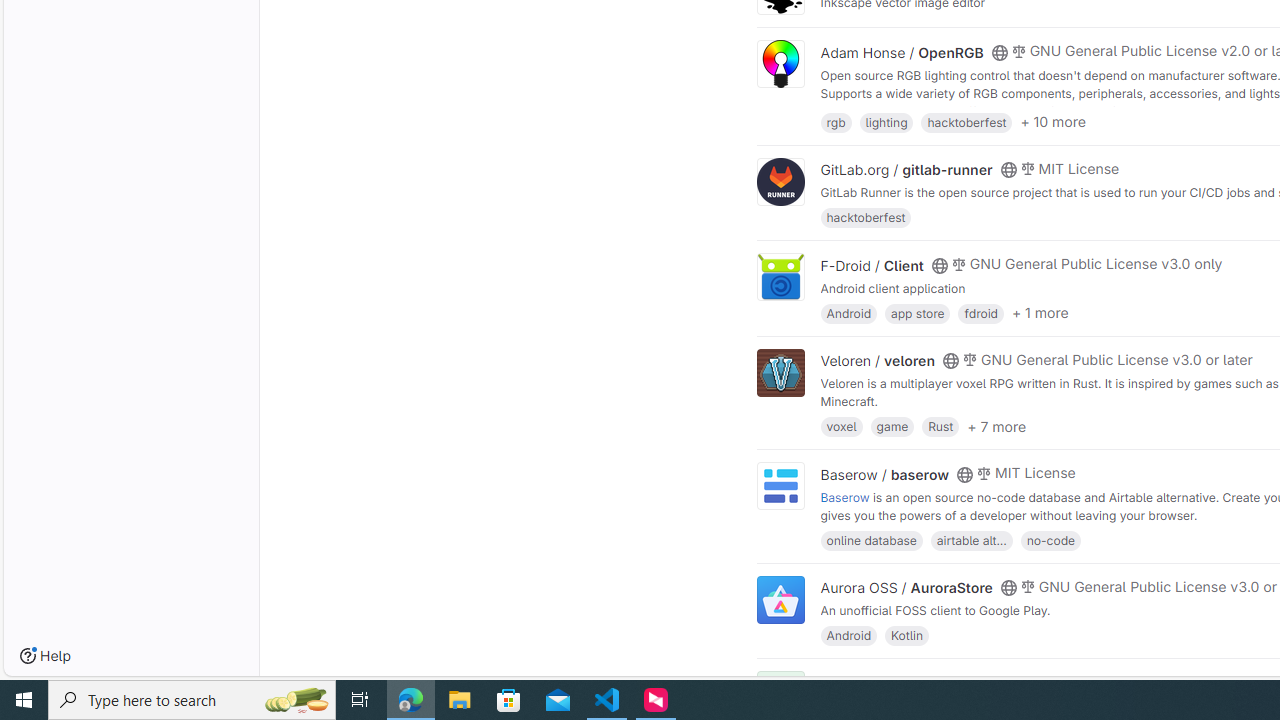 The width and height of the screenshot is (1280, 720). I want to click on 'Kotlin', so click(906, 635).